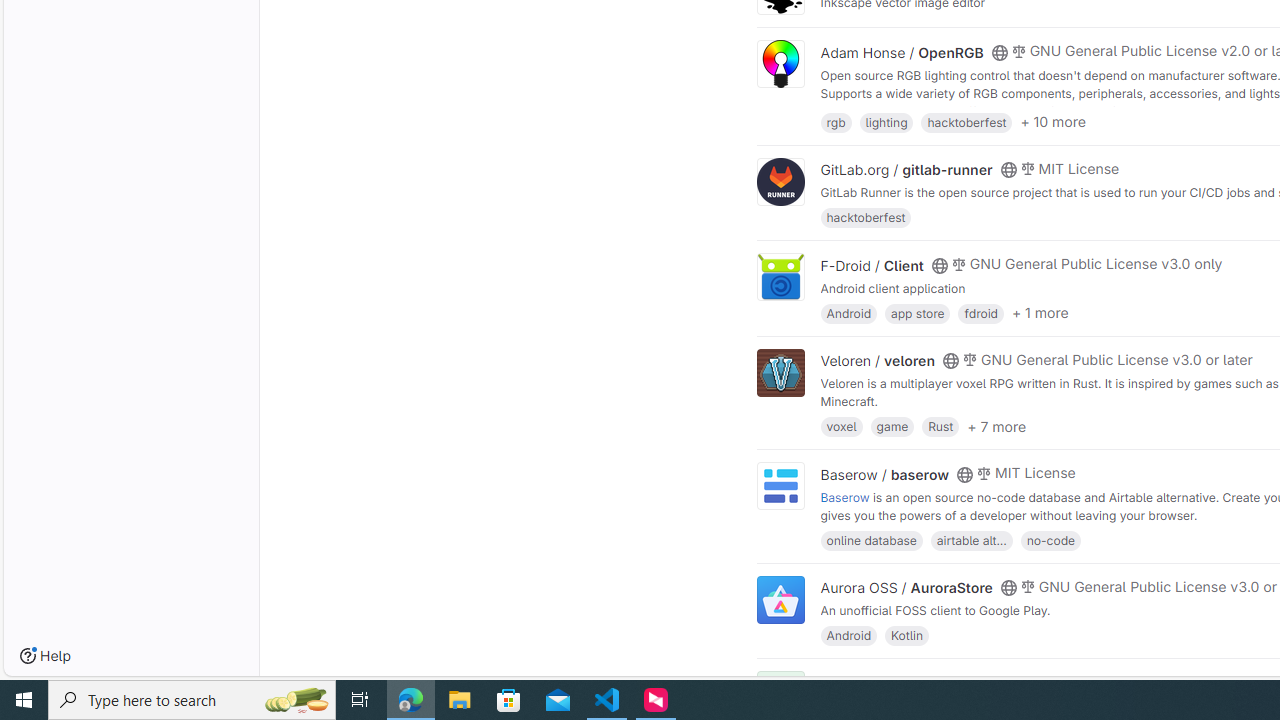 The width and height of the screenshot is (1280, 720). I want to click on 'Kotlin', so click(906, 635).